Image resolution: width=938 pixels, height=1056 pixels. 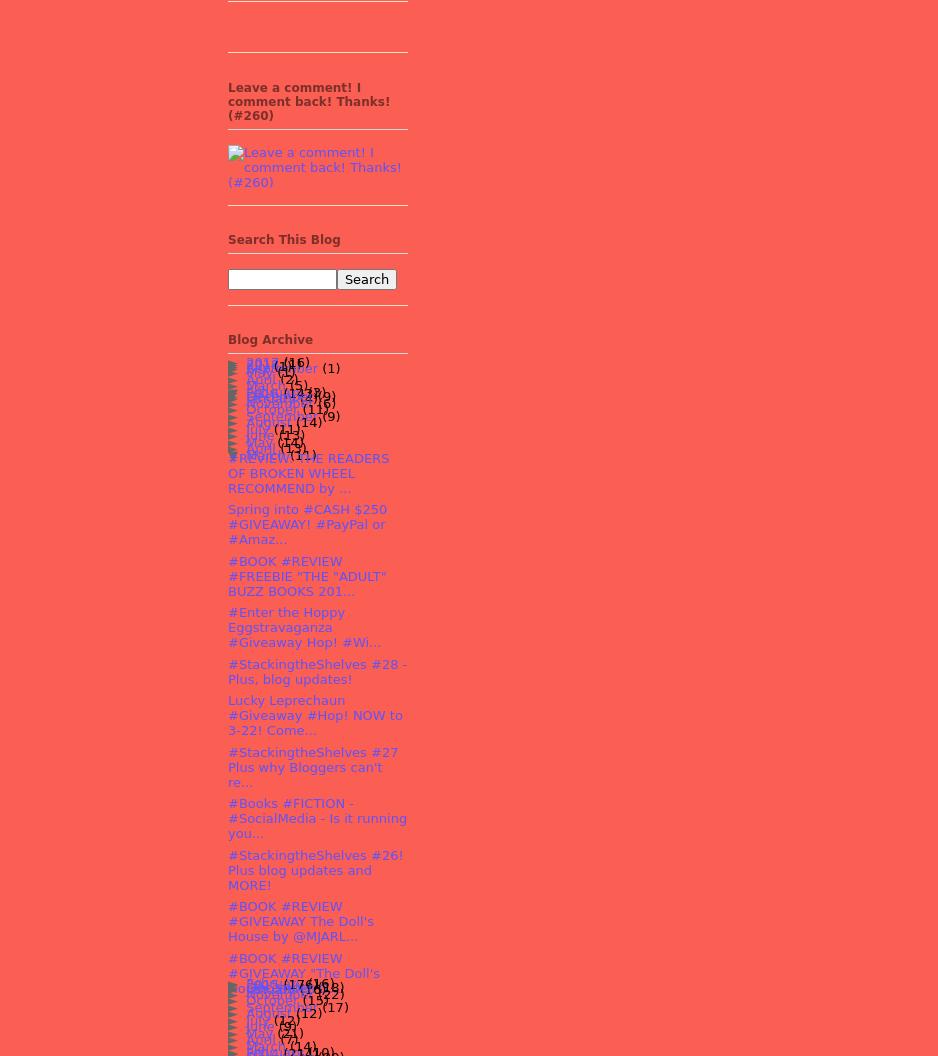 What do you see at coordinates (307, 398) in the screenshot?
I see `'(4)'` at bounding box center [307, 398].